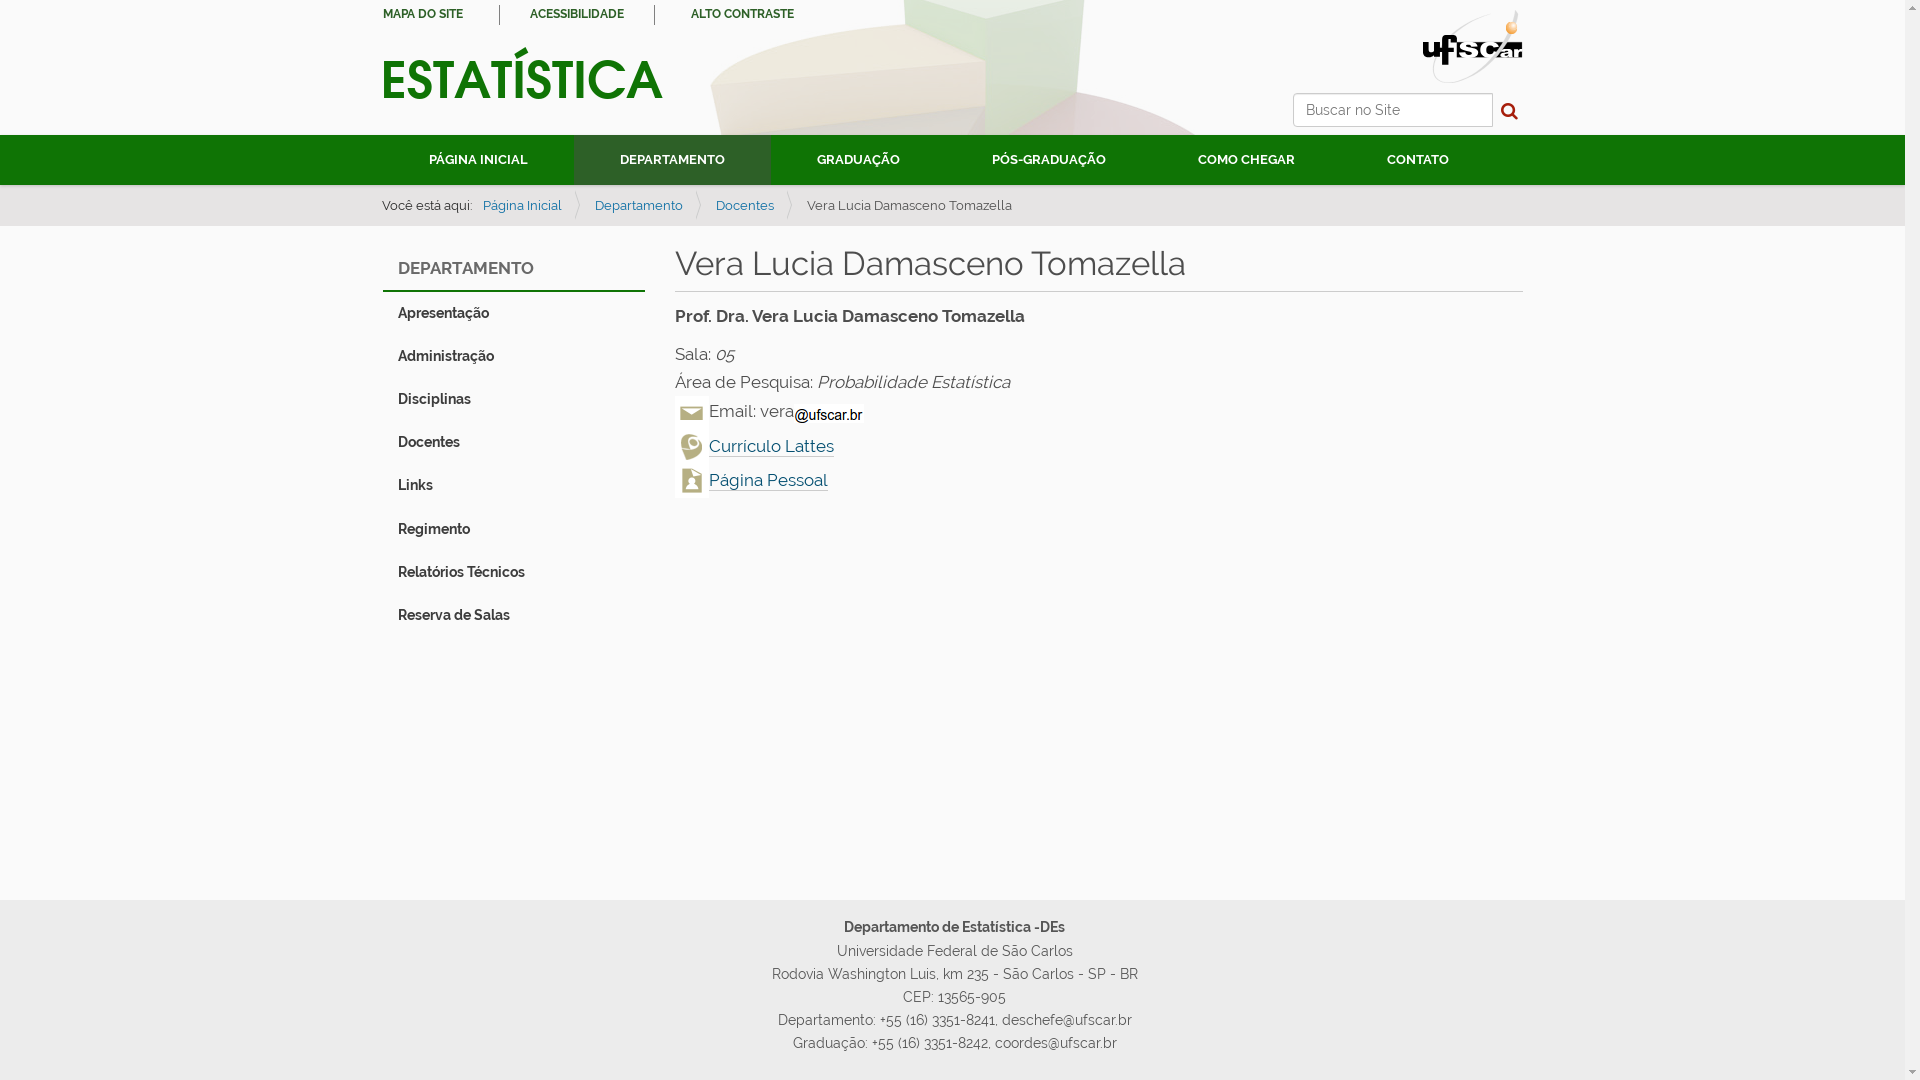  Describe the element at coordinates (421, 14) in the screenshot. I see `'MAPA DO SITE'` at that location.